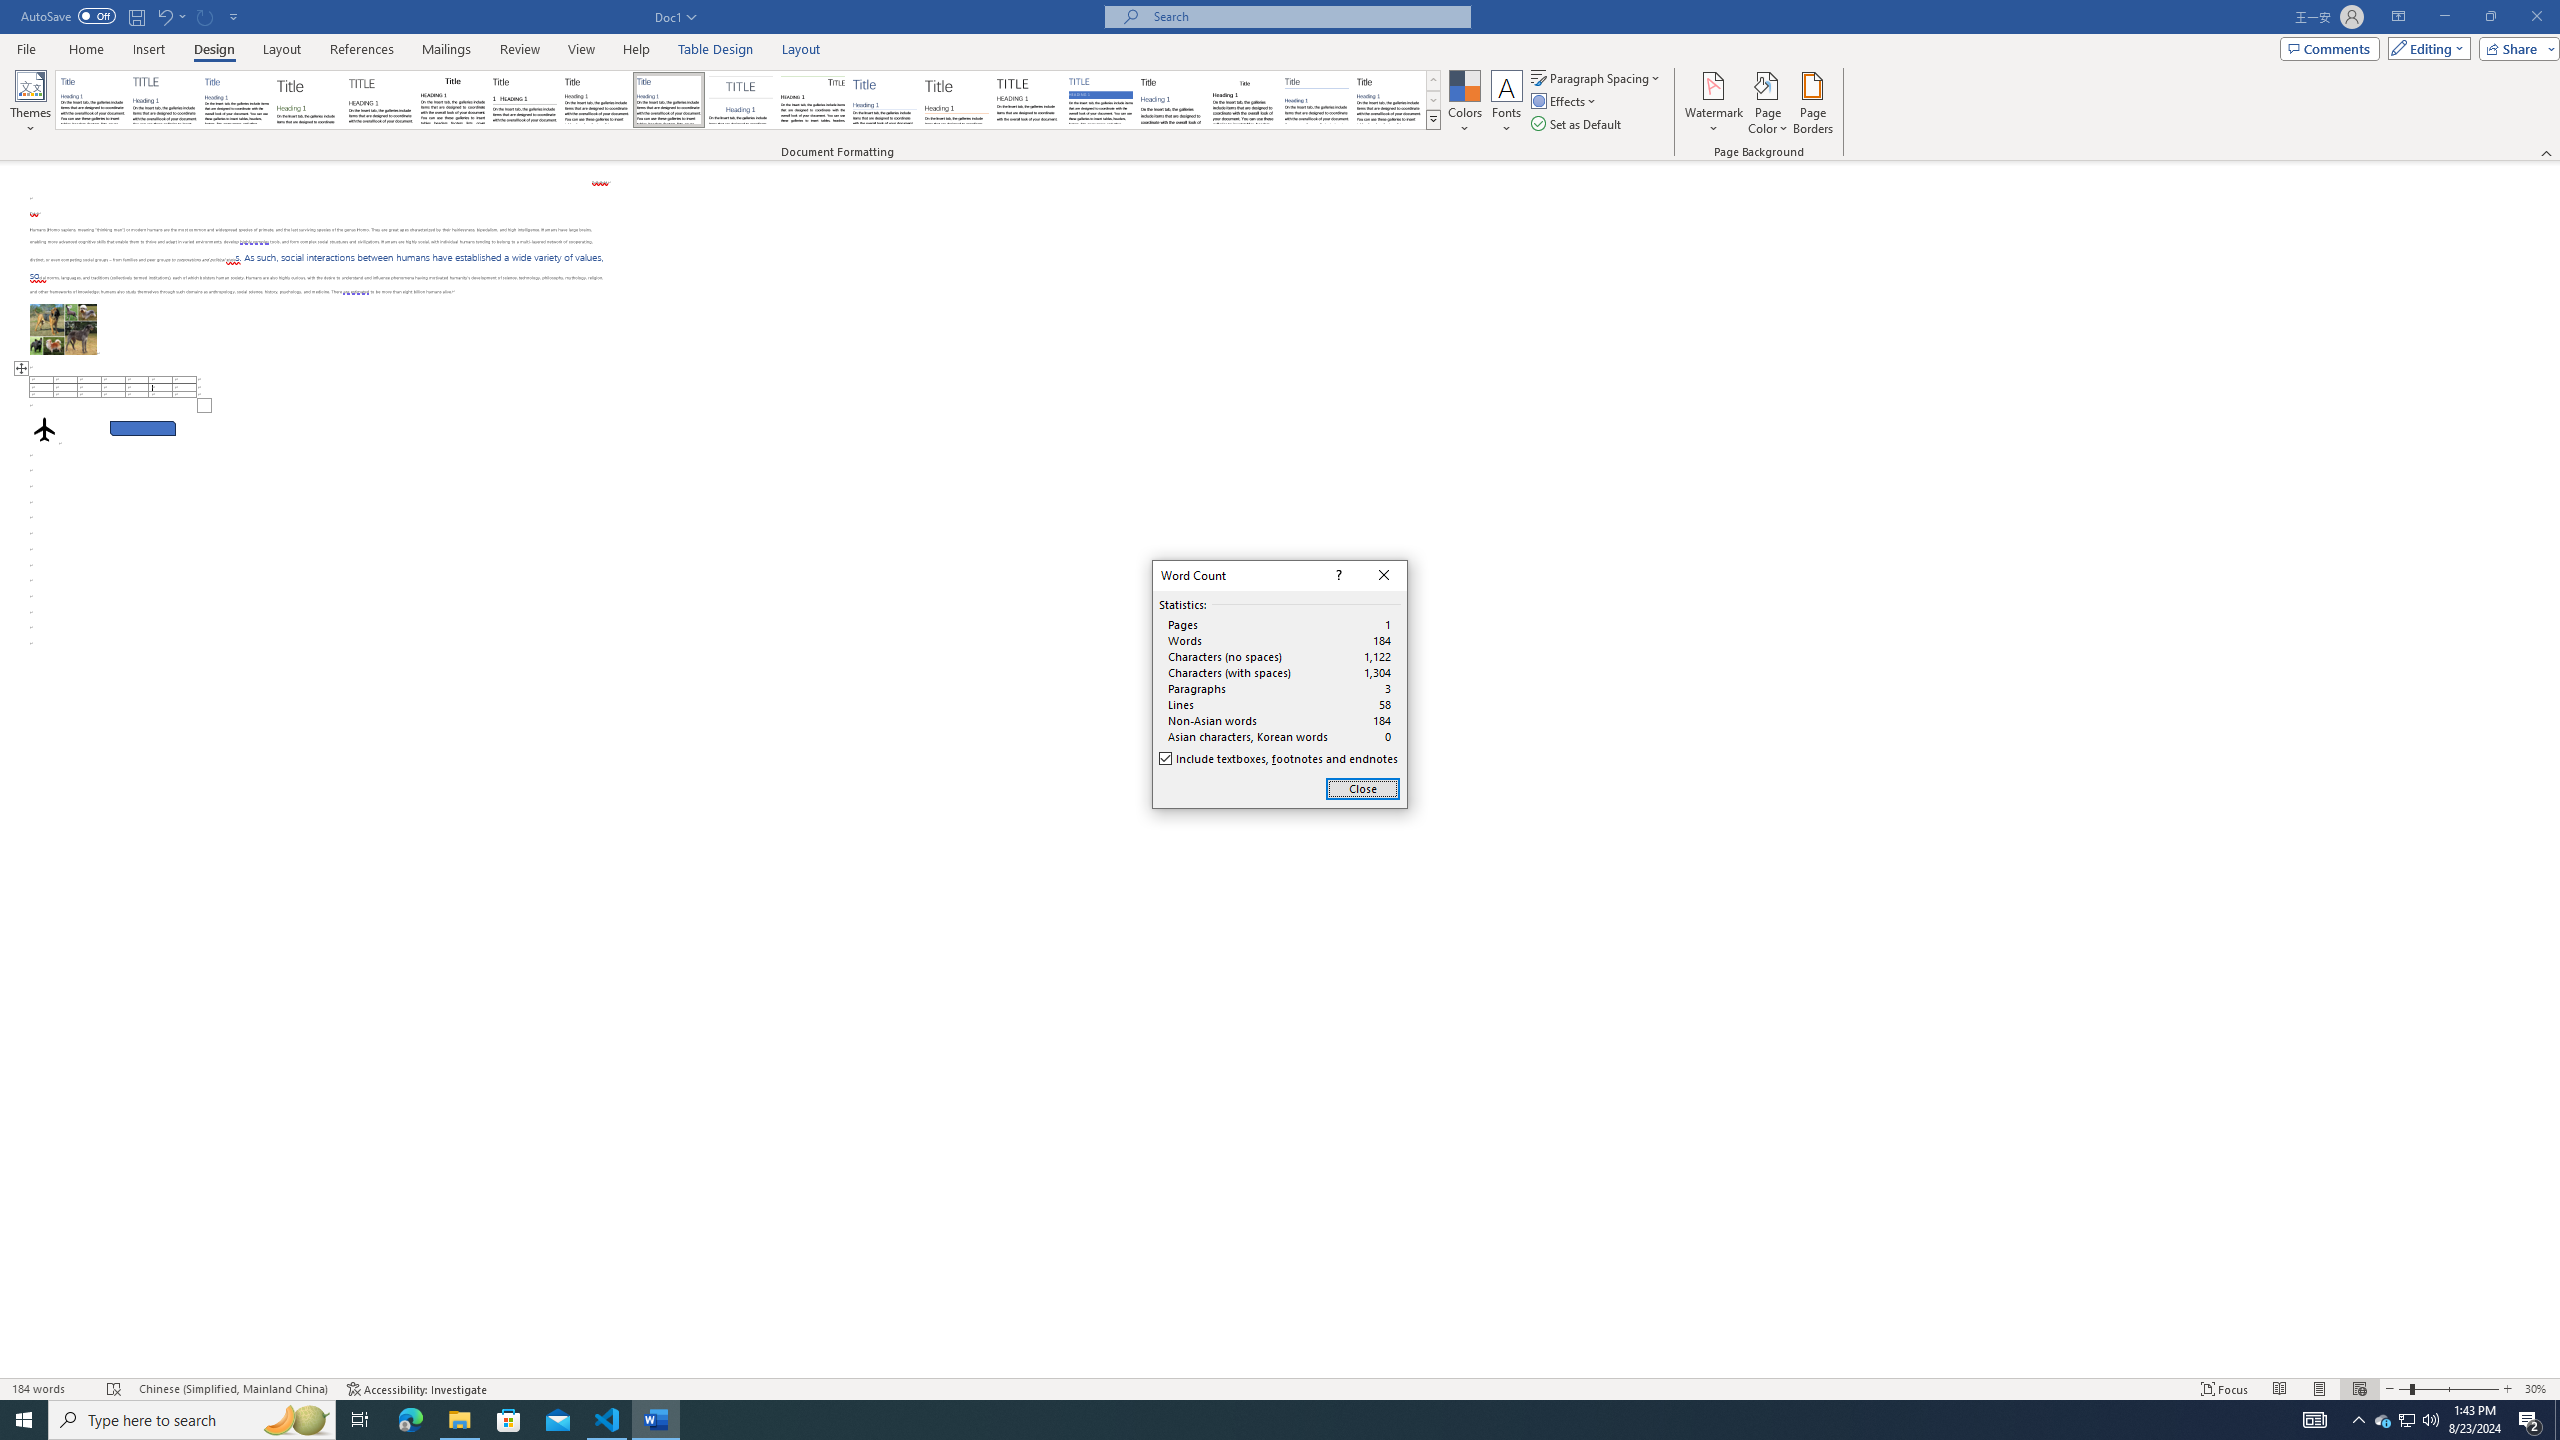 Image resolution: width=2560 pixels, height=1440 pixels. Describe the element at coordinates (1565, 99) in the screenshot. I see `'Effects'` at that location.